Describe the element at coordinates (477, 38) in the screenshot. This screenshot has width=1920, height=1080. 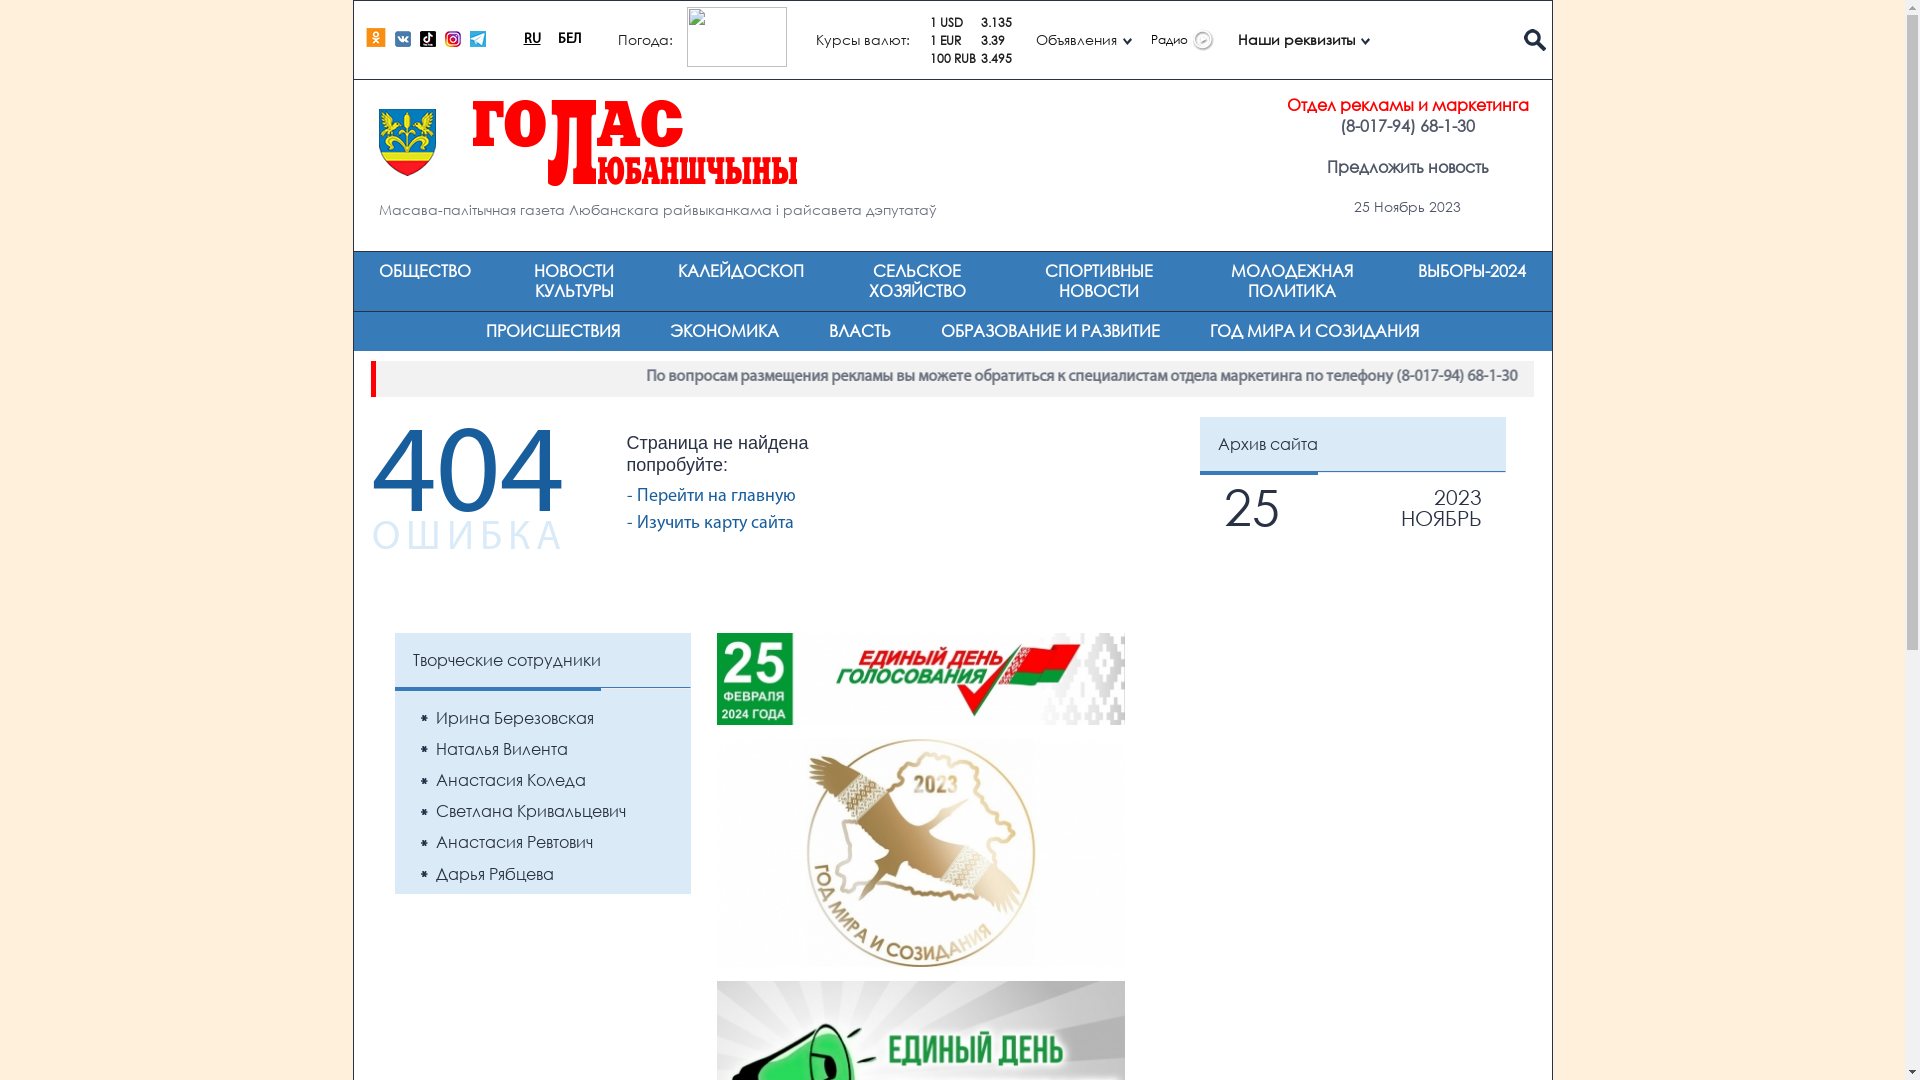
I see `'Telegram'` at that location.